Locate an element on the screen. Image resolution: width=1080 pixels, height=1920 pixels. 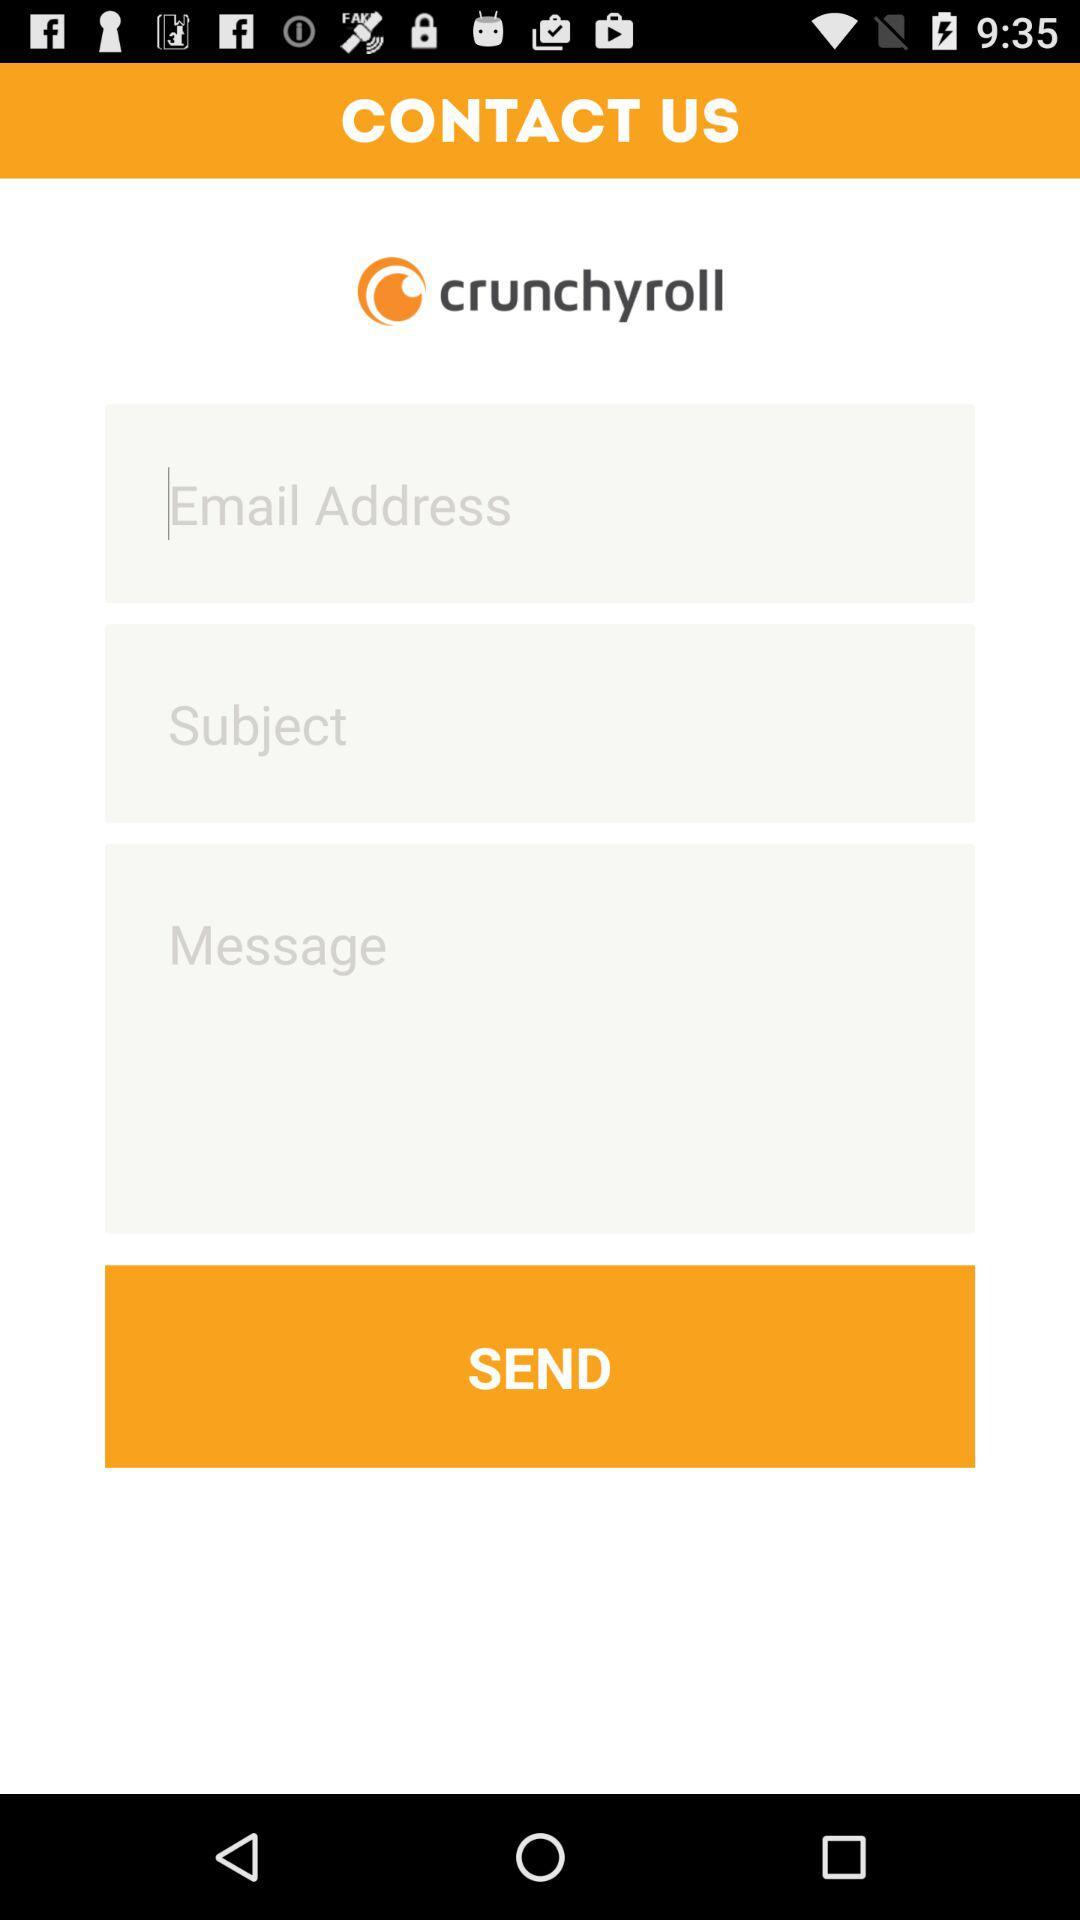
subject text entry box is located at coordinates (540, 722).